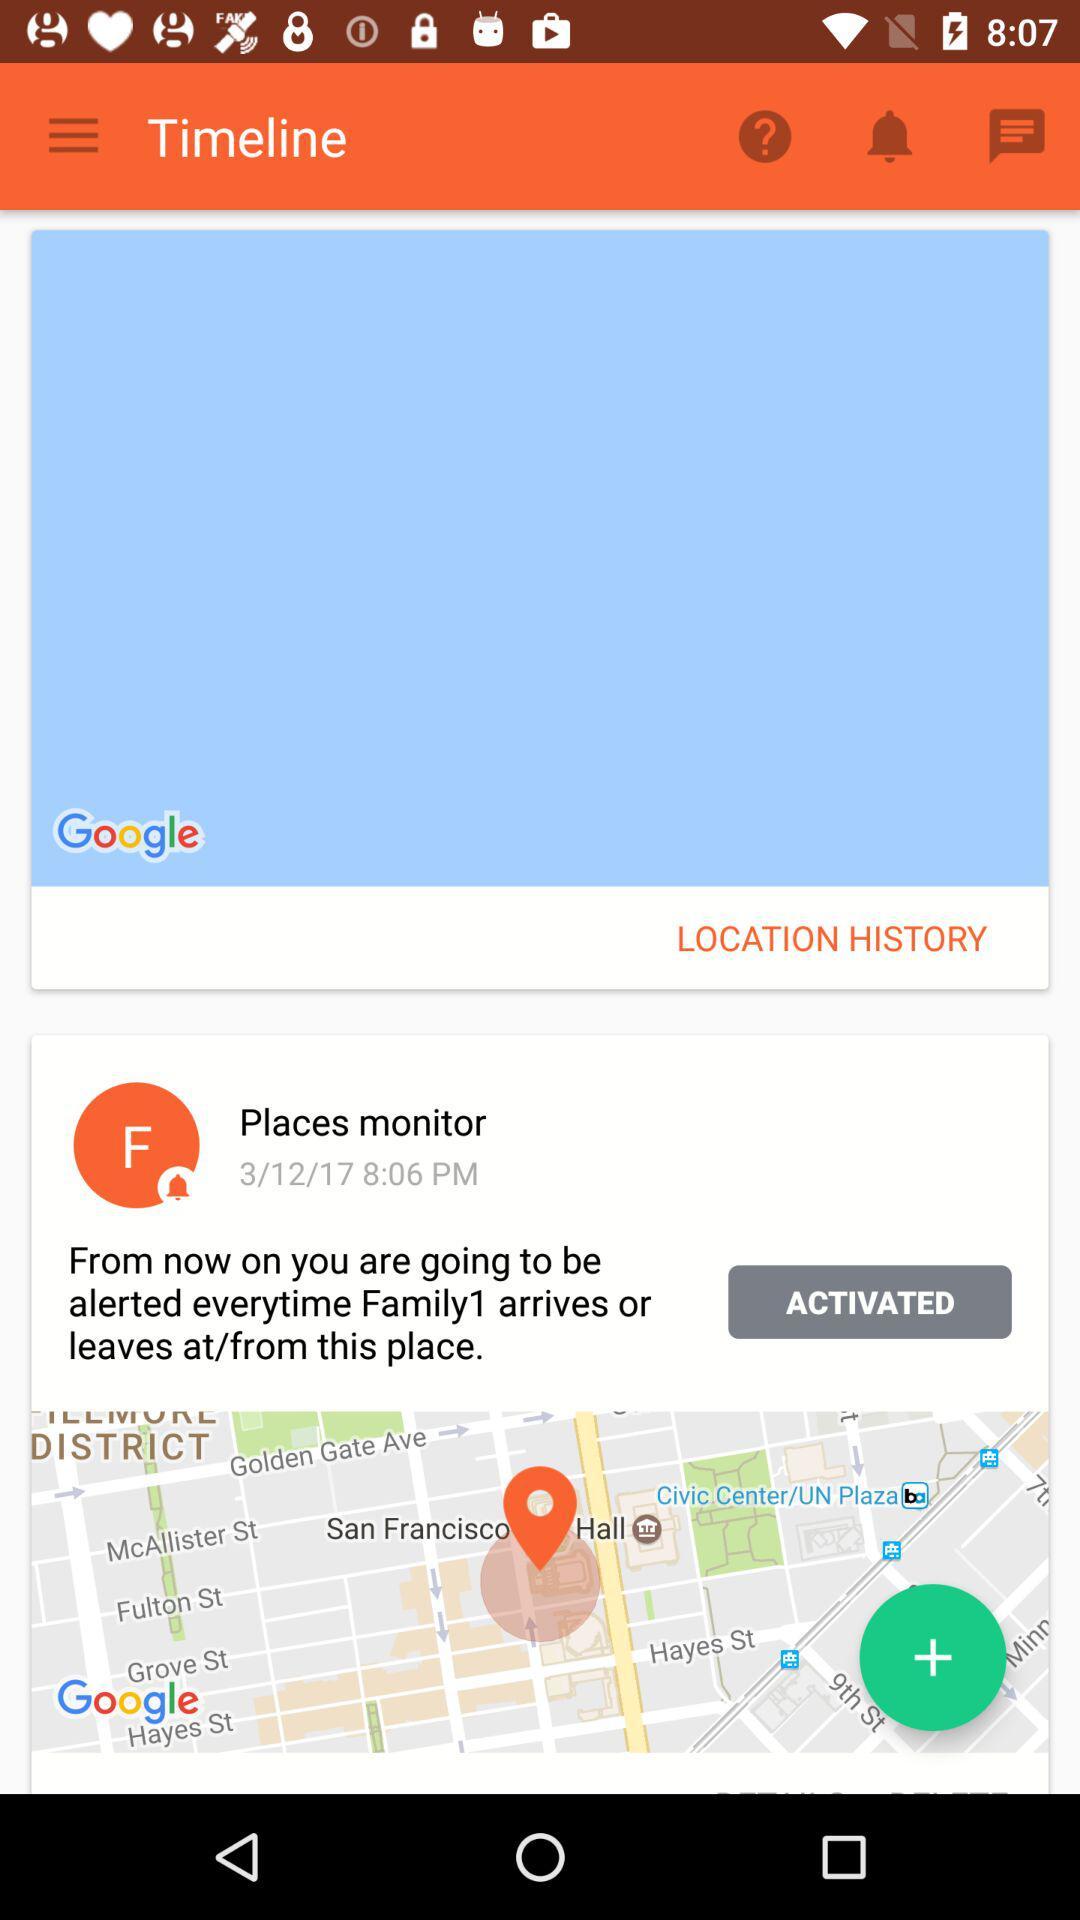 The image size is (1080, 1920). I want to click on the add icon, so click(933, 1657).